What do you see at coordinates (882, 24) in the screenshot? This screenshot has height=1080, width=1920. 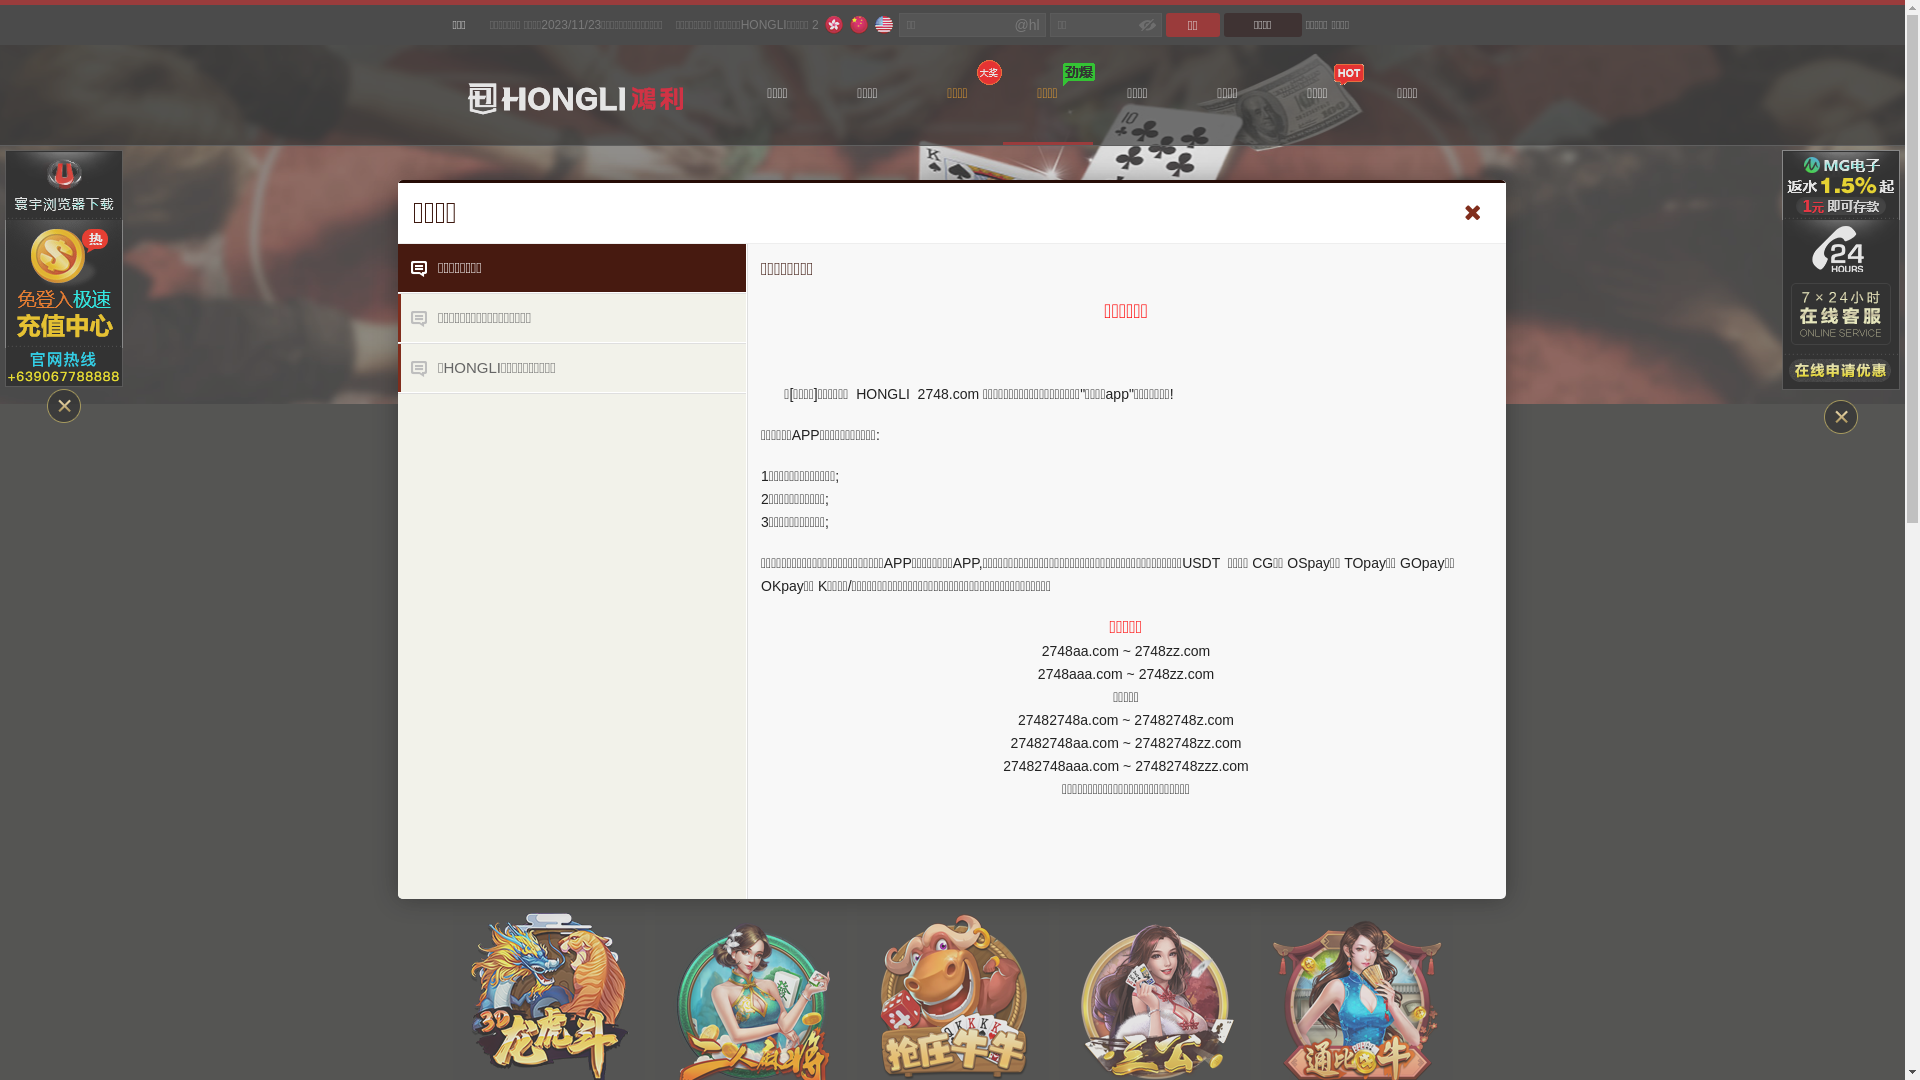 I see `'English'` at bounding box center [882, 24].